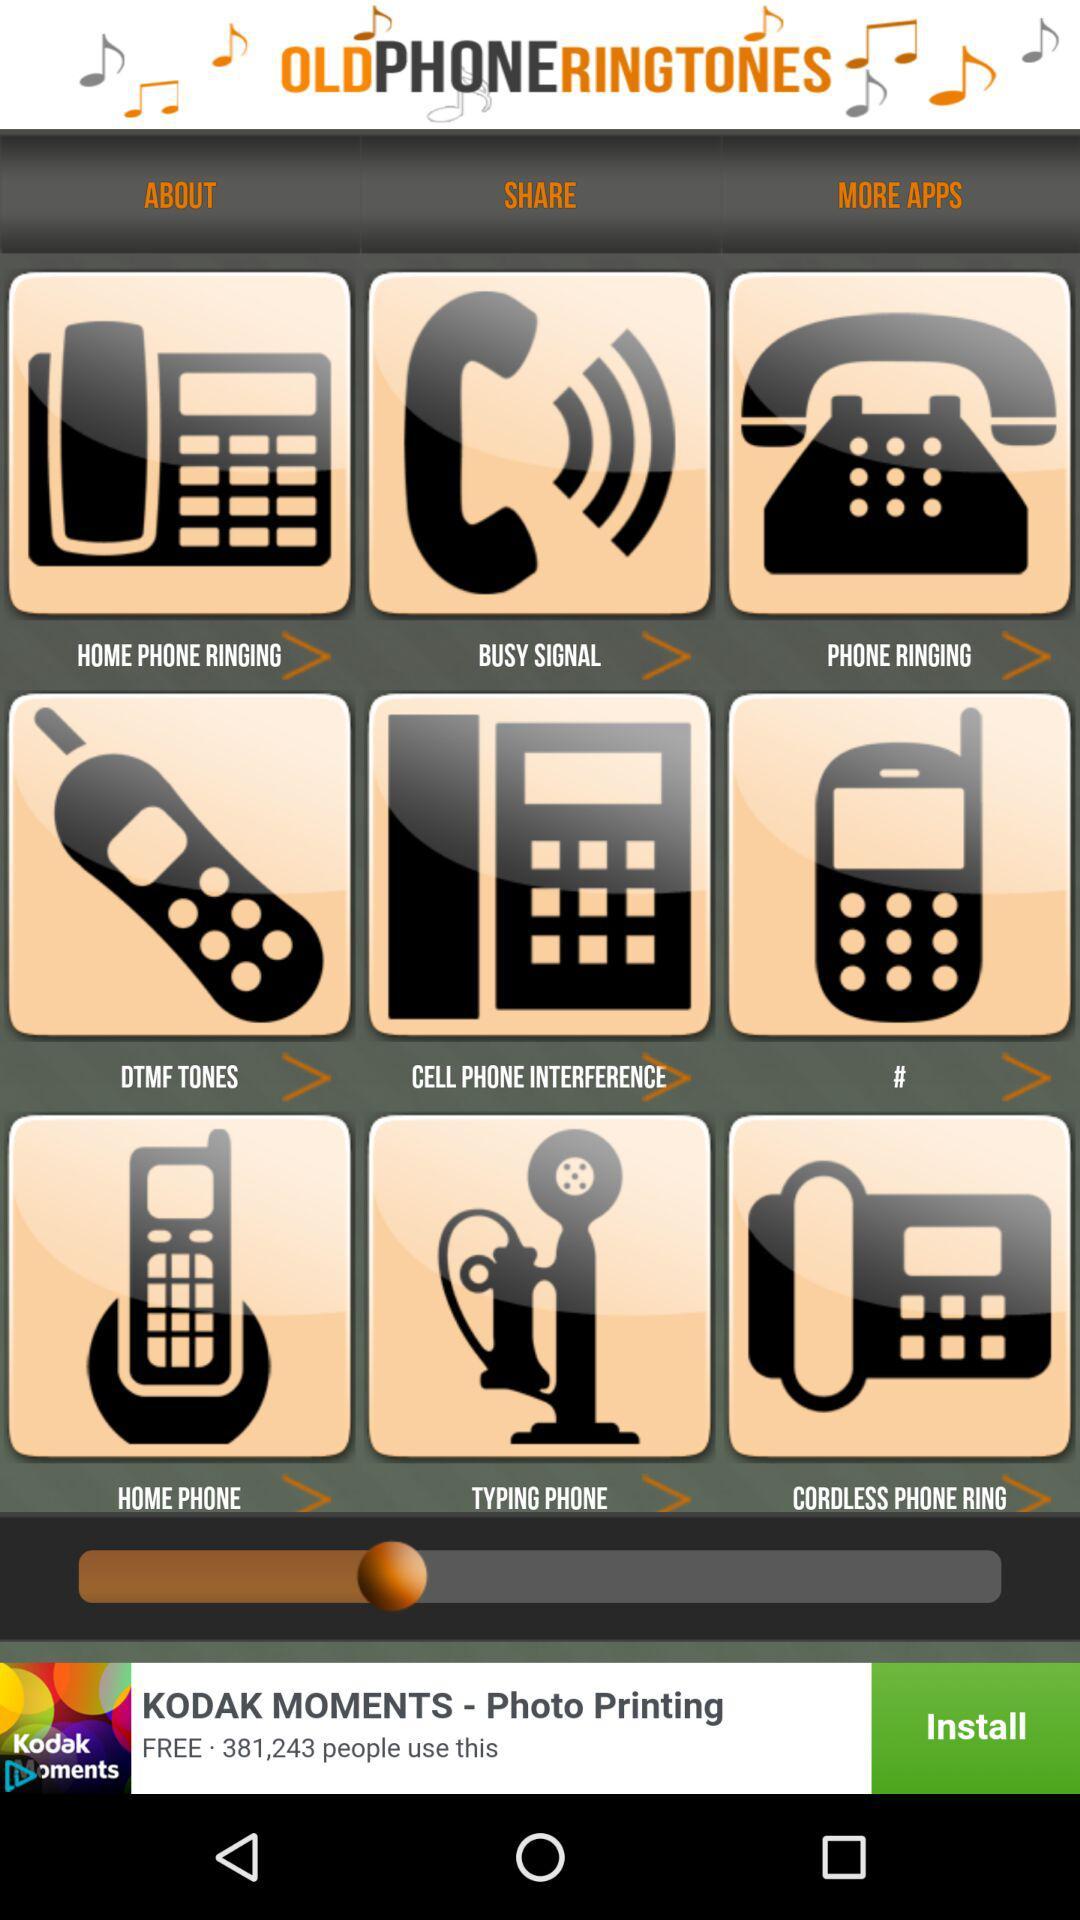 The height and width of the screenshot is (1920, 1080). I want to click on continue home ringing tone, so click(306, 654).